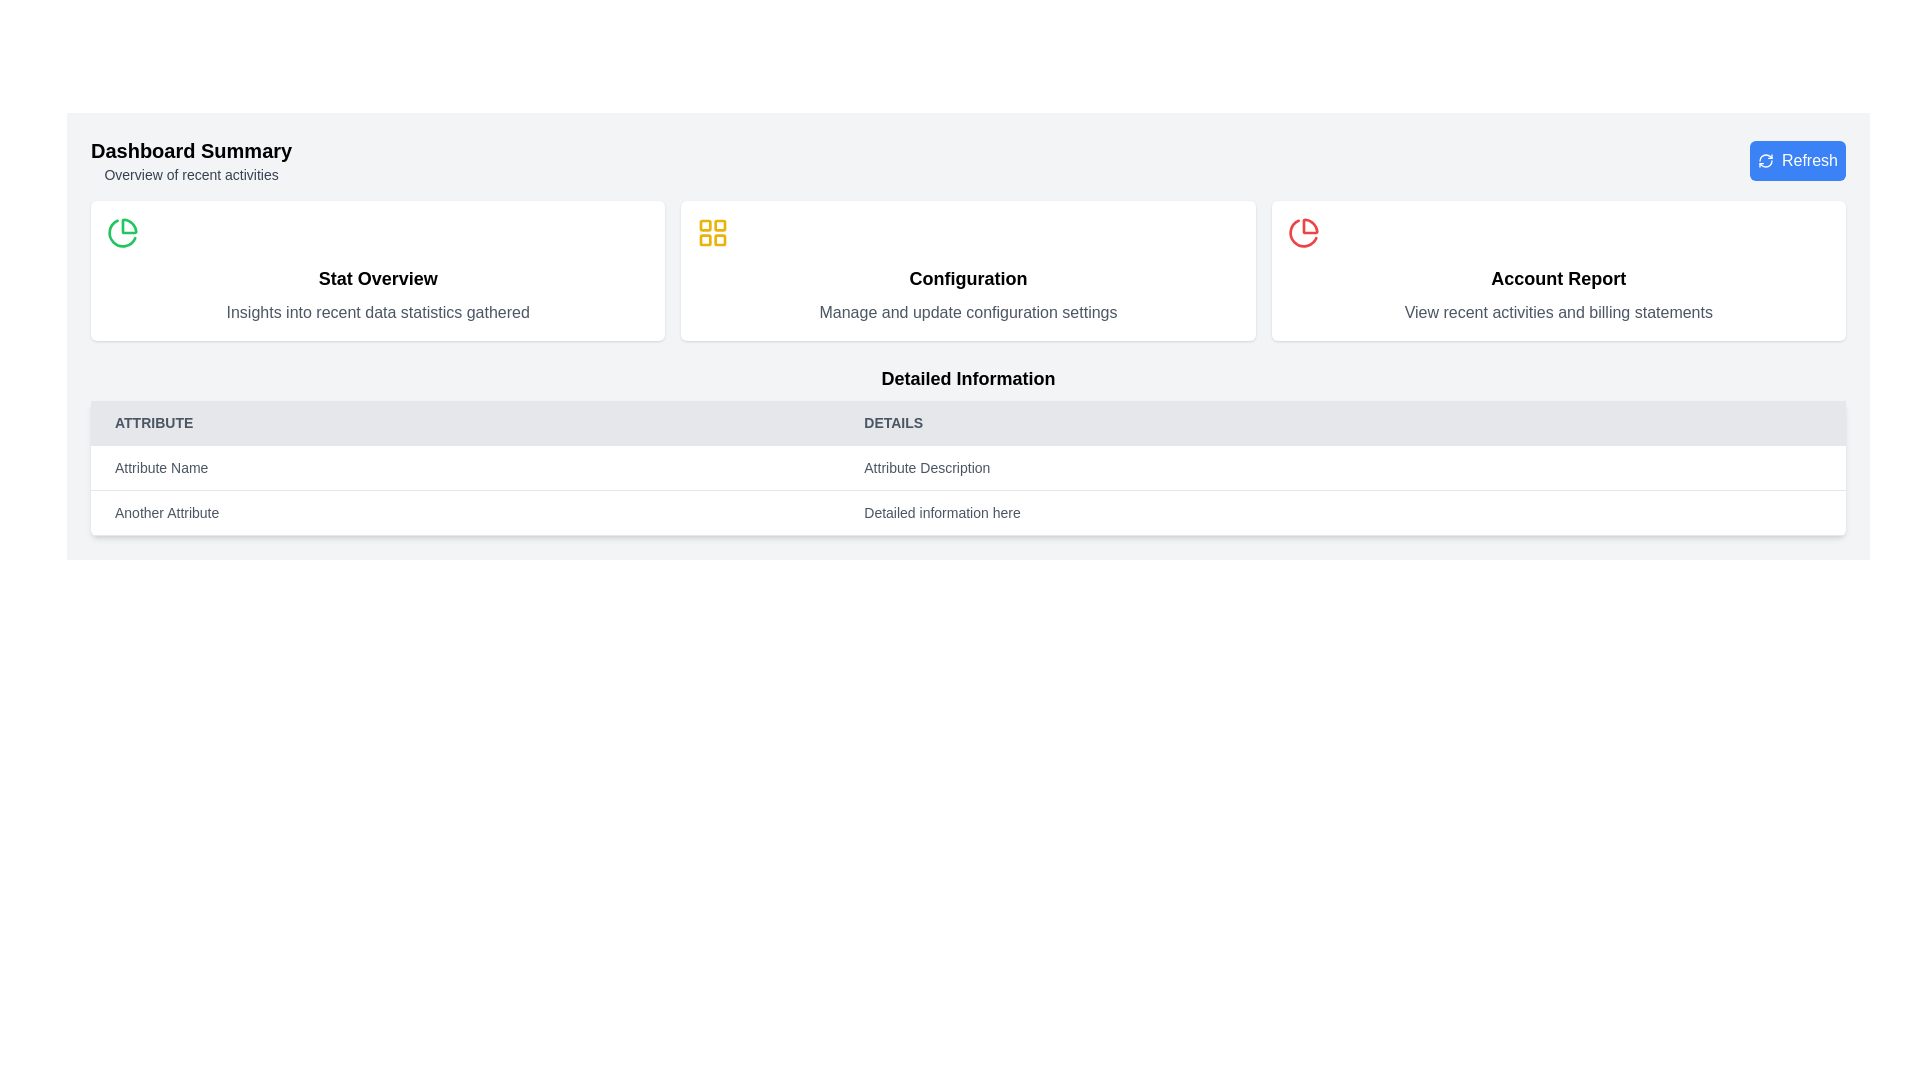 The width and height of the screenshot is (1920, 1080). Describe the element at coordinates (713, 231) in the screenshot. I see `the grid-like icon made up of four yellow squares with rounded edges located in the 'Configuration' panel for managing configuration settings` at that location.